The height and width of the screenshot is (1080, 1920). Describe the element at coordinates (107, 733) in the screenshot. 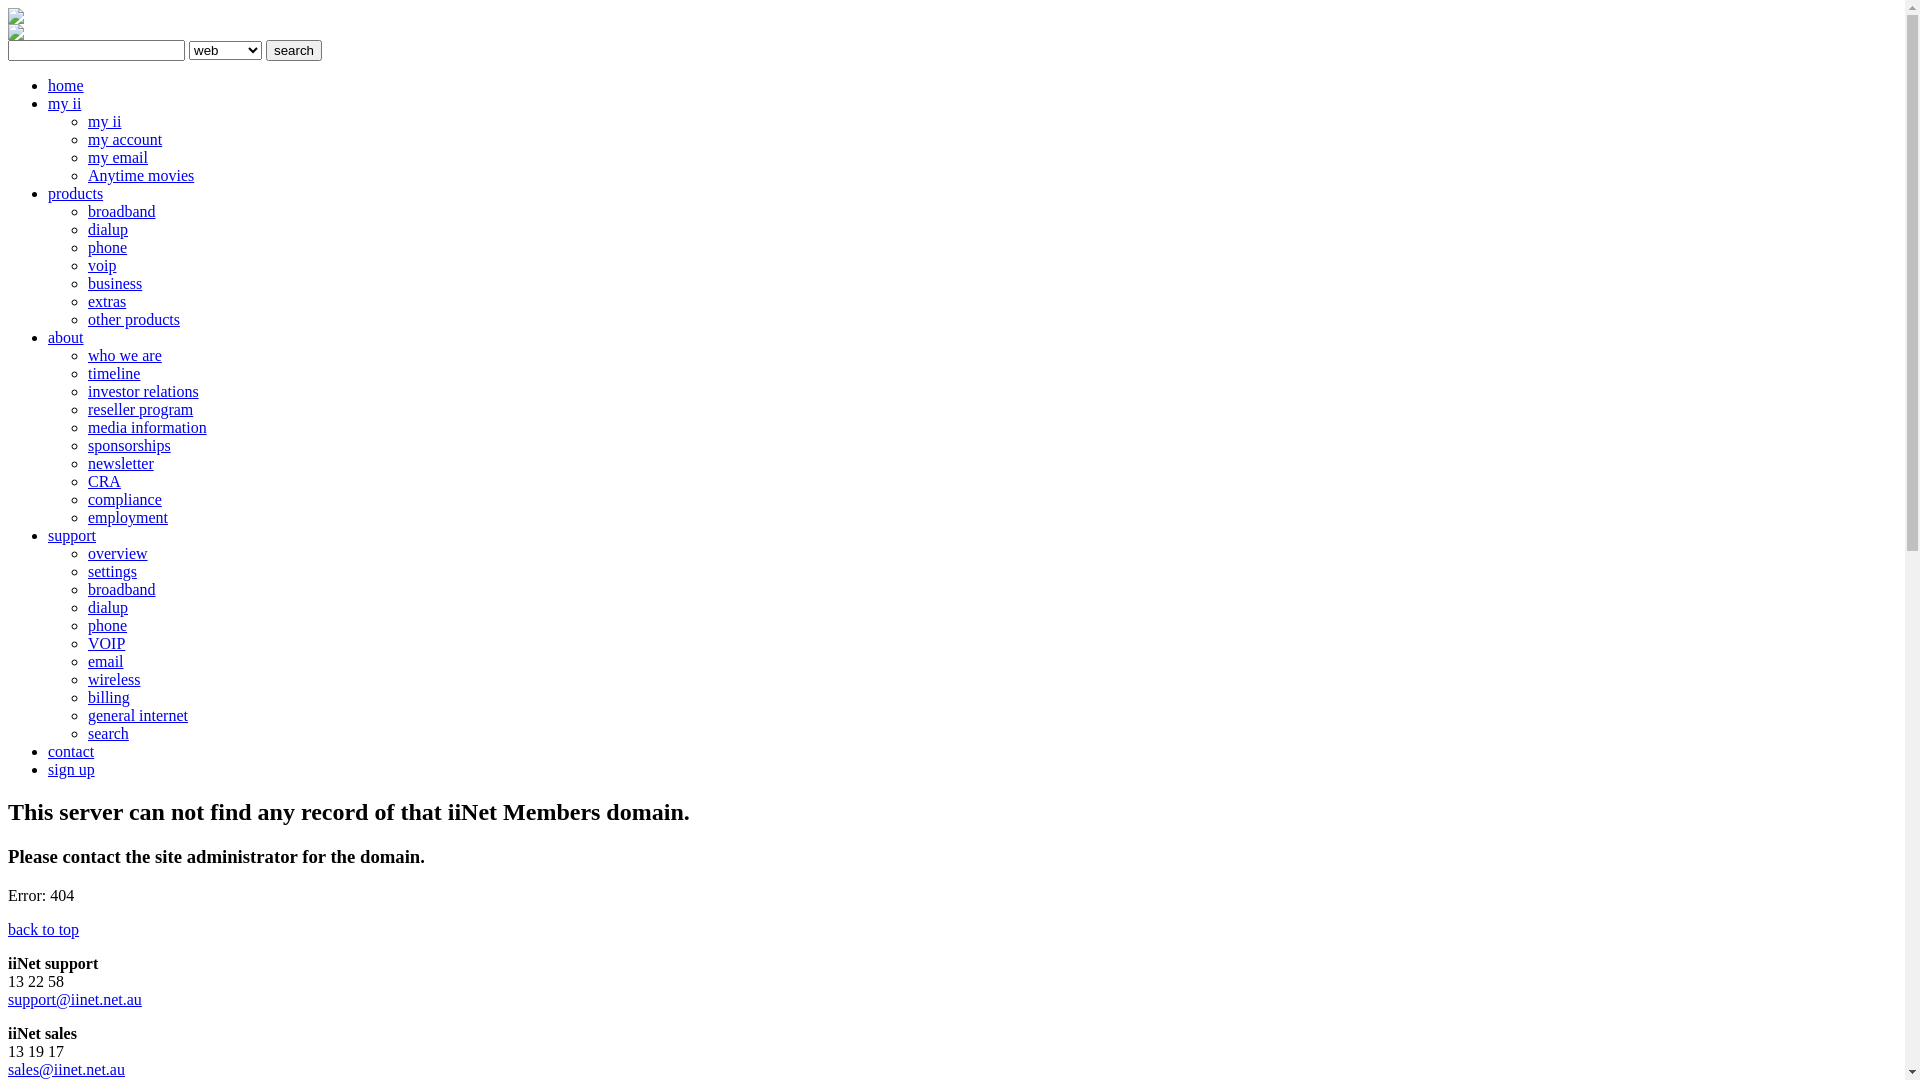

I see `'search'` at that location.